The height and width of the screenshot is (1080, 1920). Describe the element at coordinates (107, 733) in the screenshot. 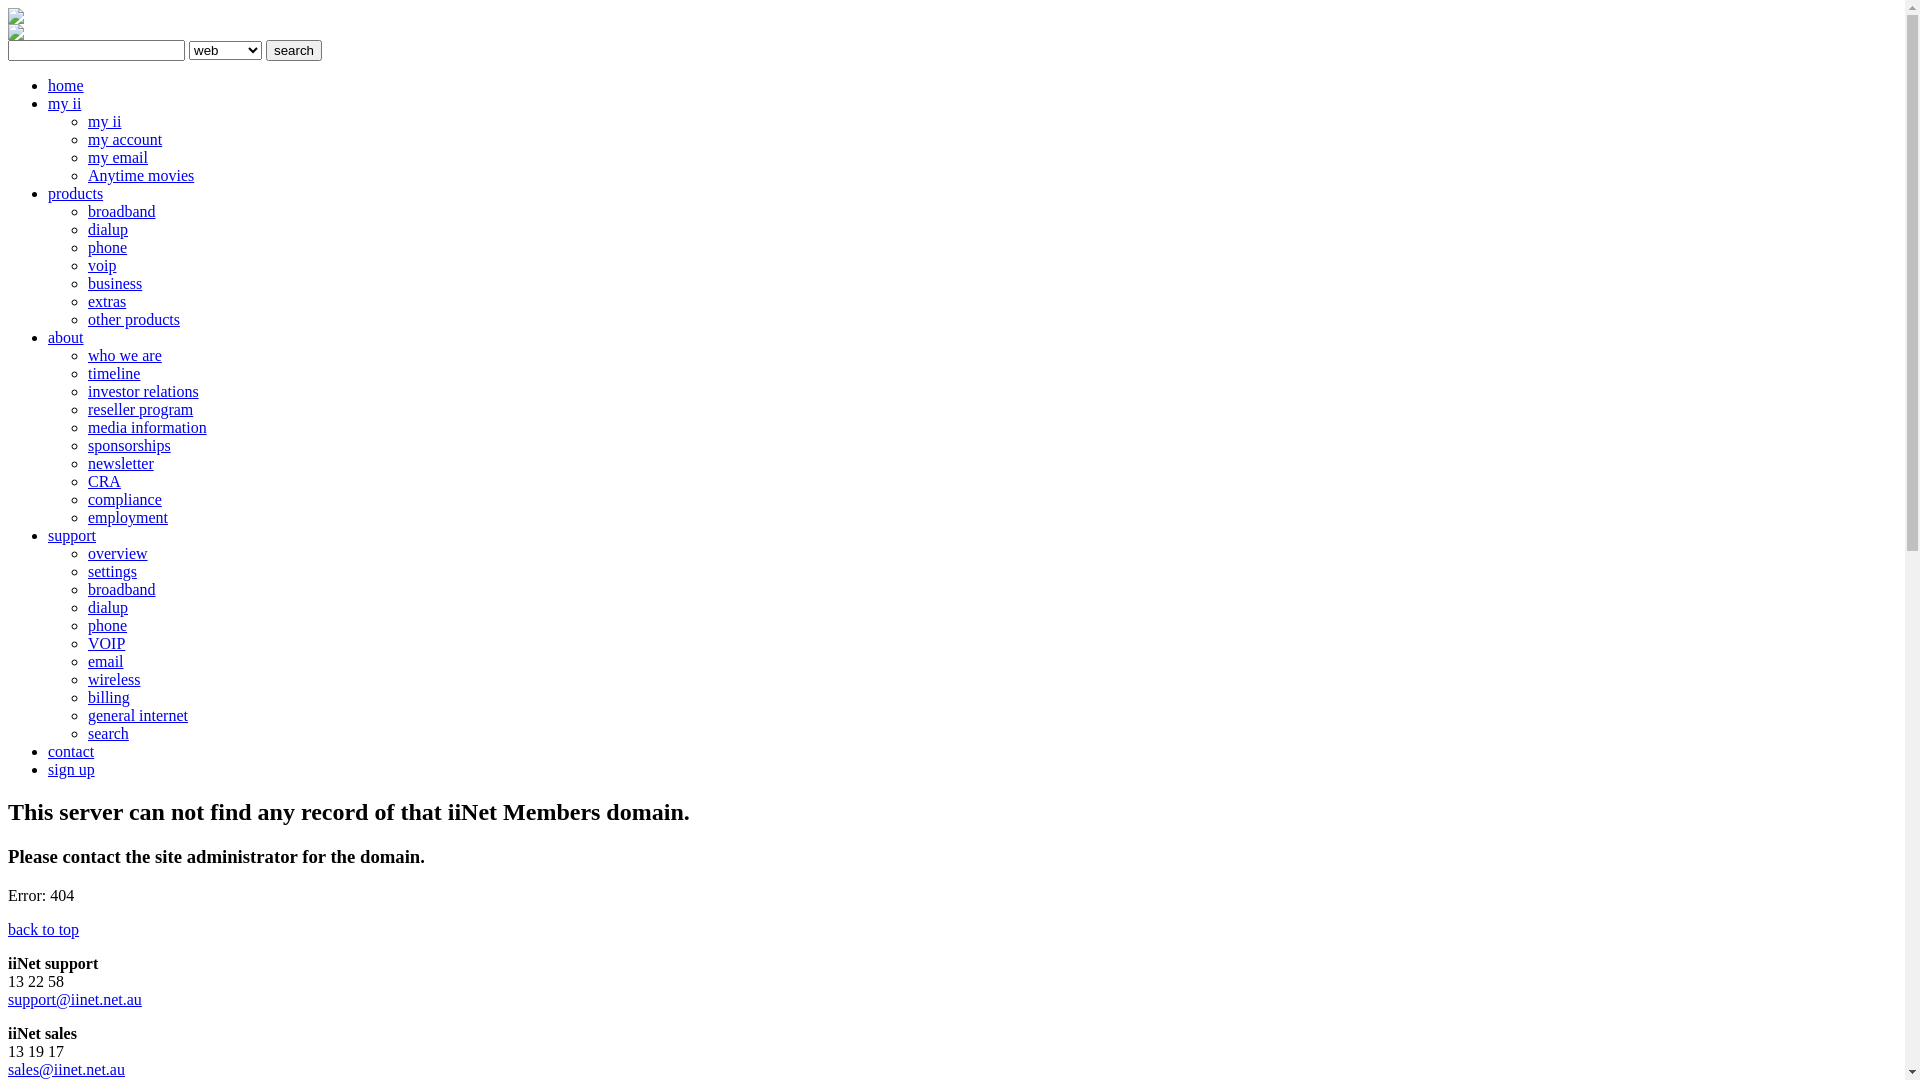

I see `'search'` at that location.